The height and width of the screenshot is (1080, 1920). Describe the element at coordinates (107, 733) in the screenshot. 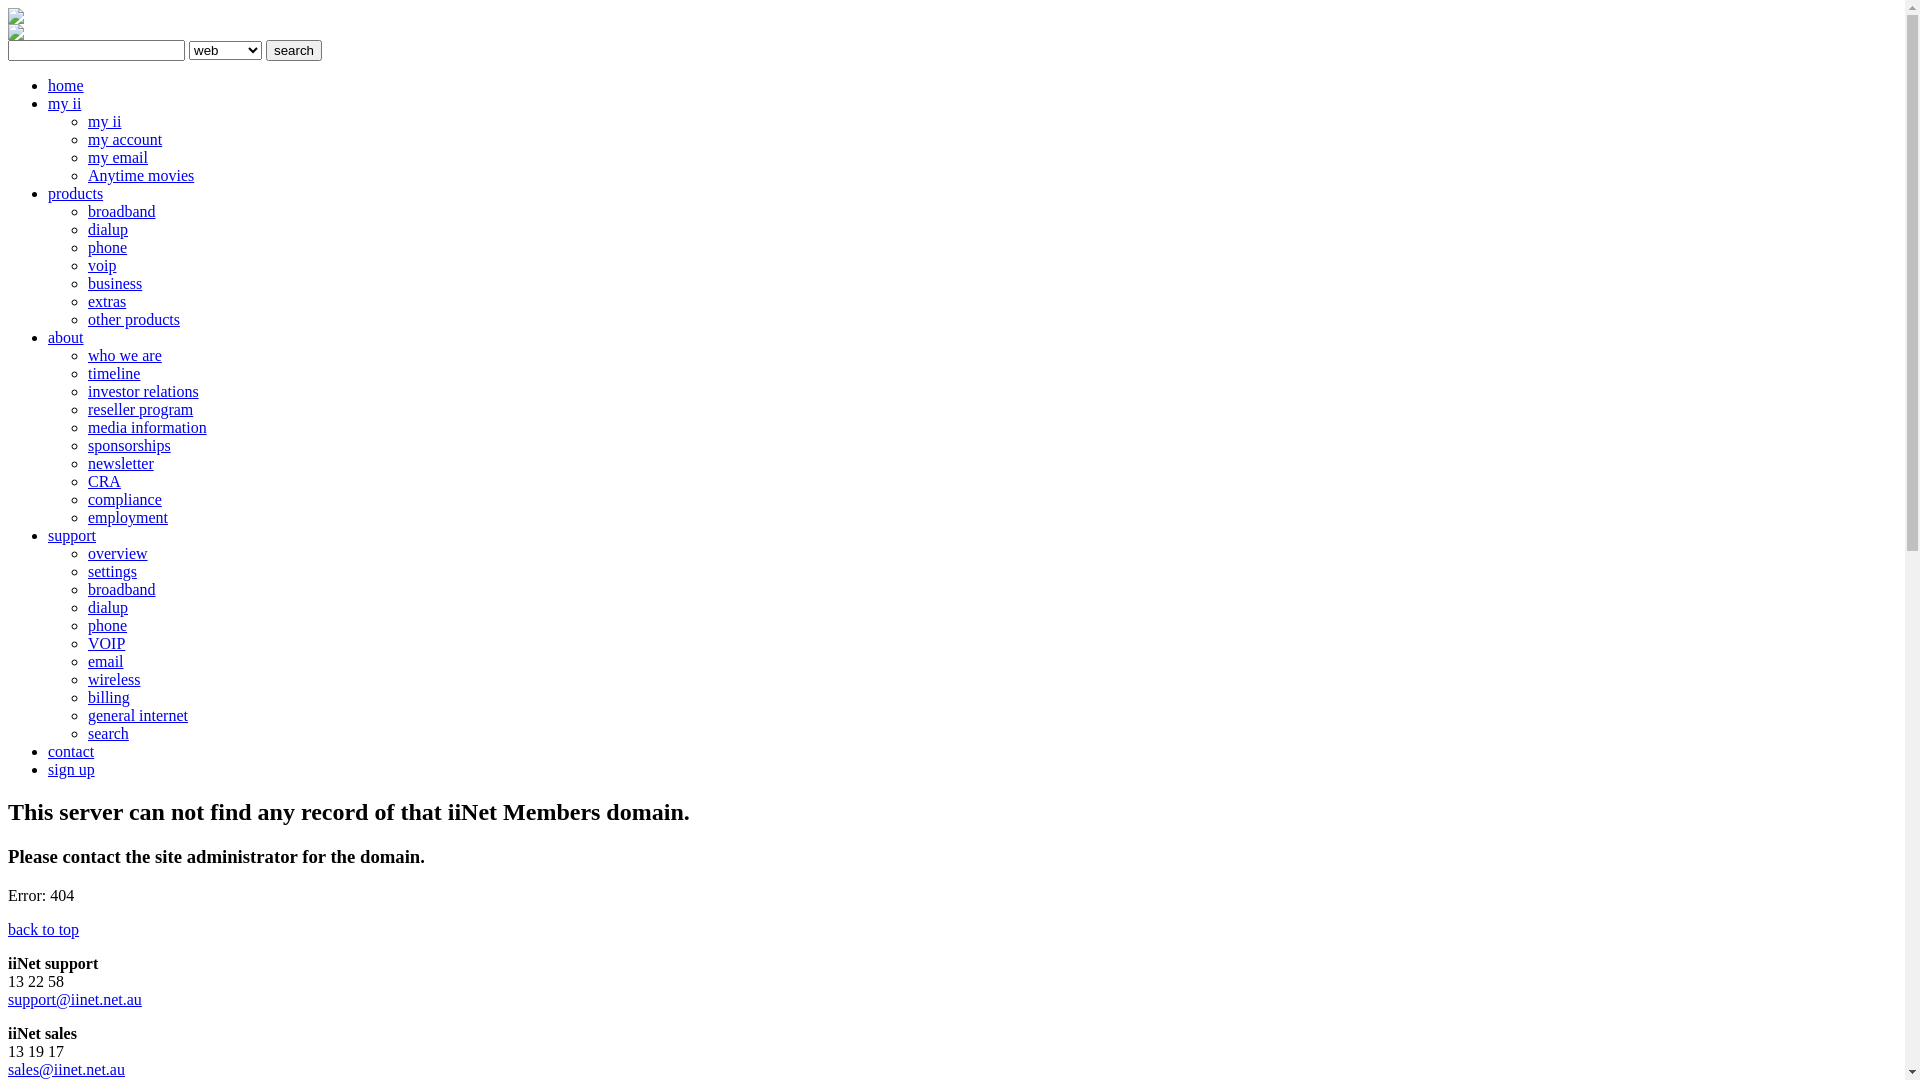

I see `'search'` at that location.